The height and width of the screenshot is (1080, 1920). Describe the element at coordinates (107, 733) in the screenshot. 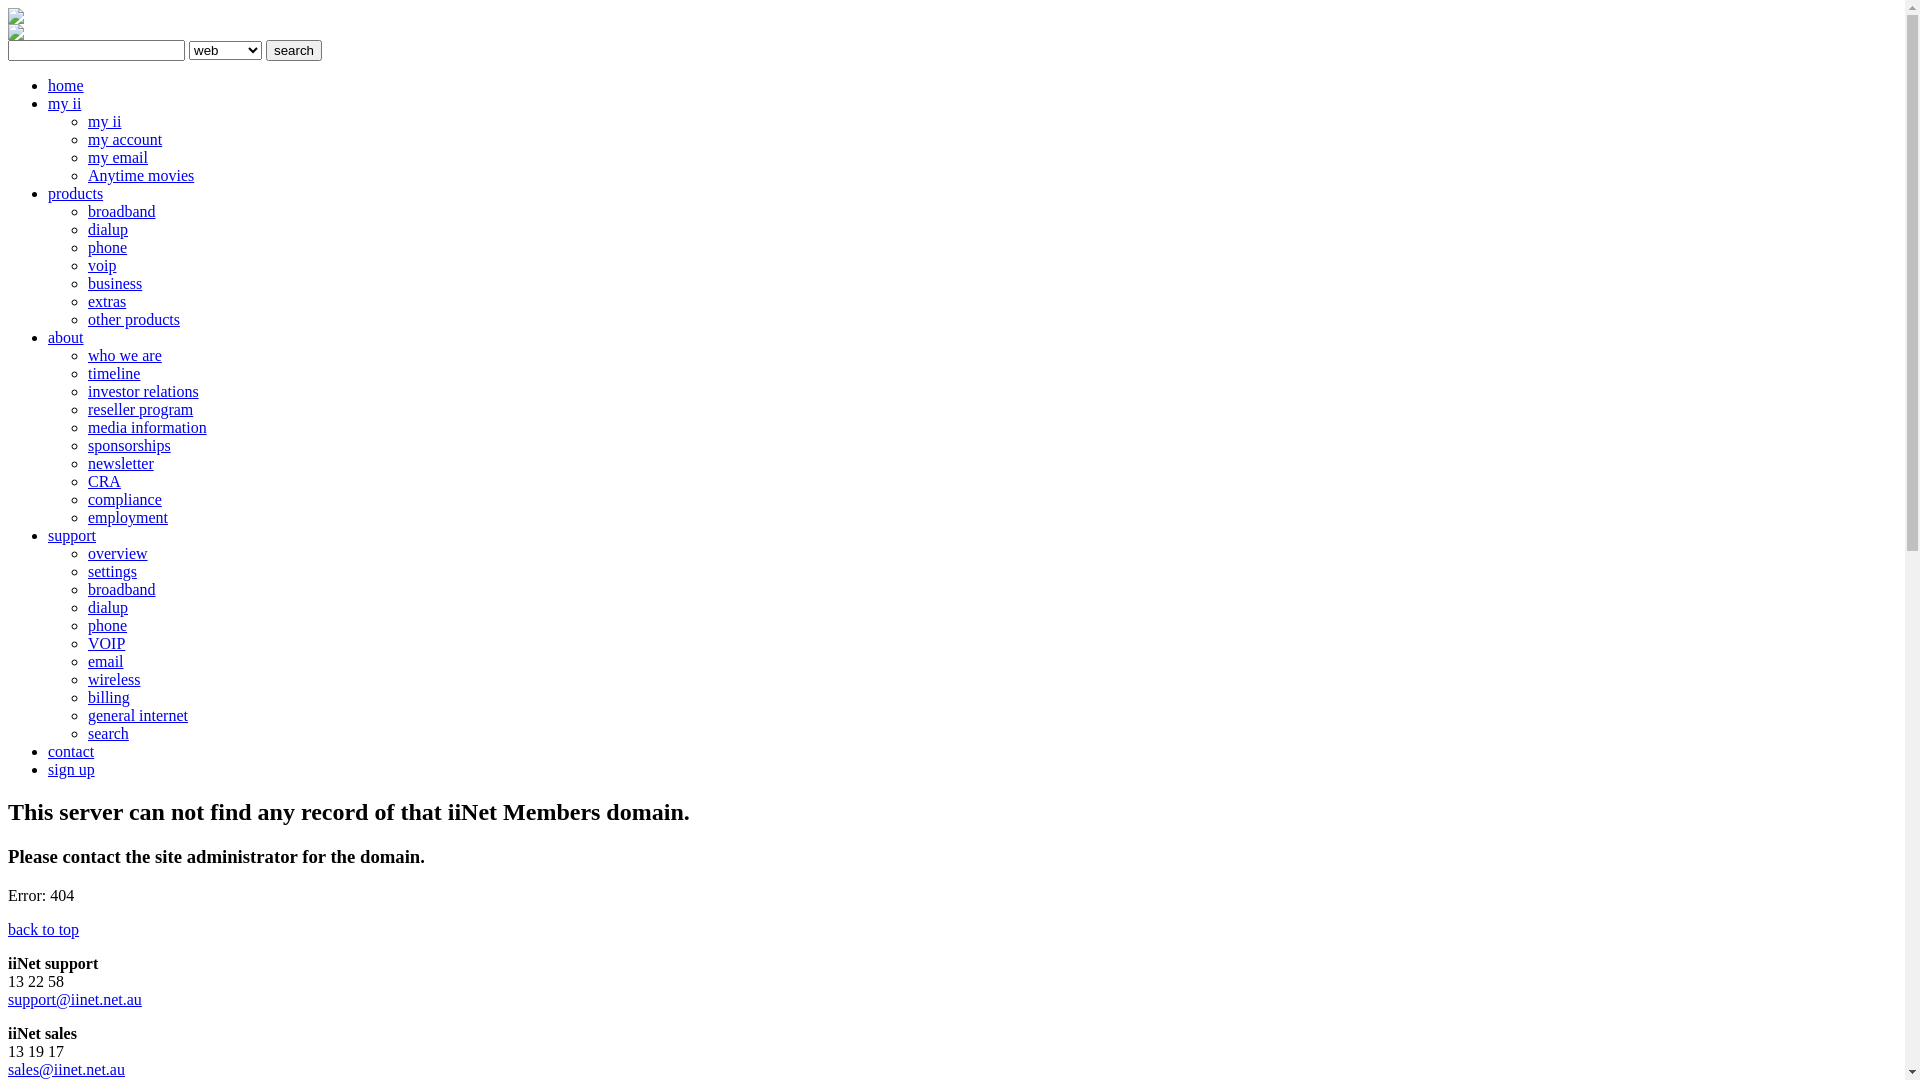

I see `'search'` at that location.